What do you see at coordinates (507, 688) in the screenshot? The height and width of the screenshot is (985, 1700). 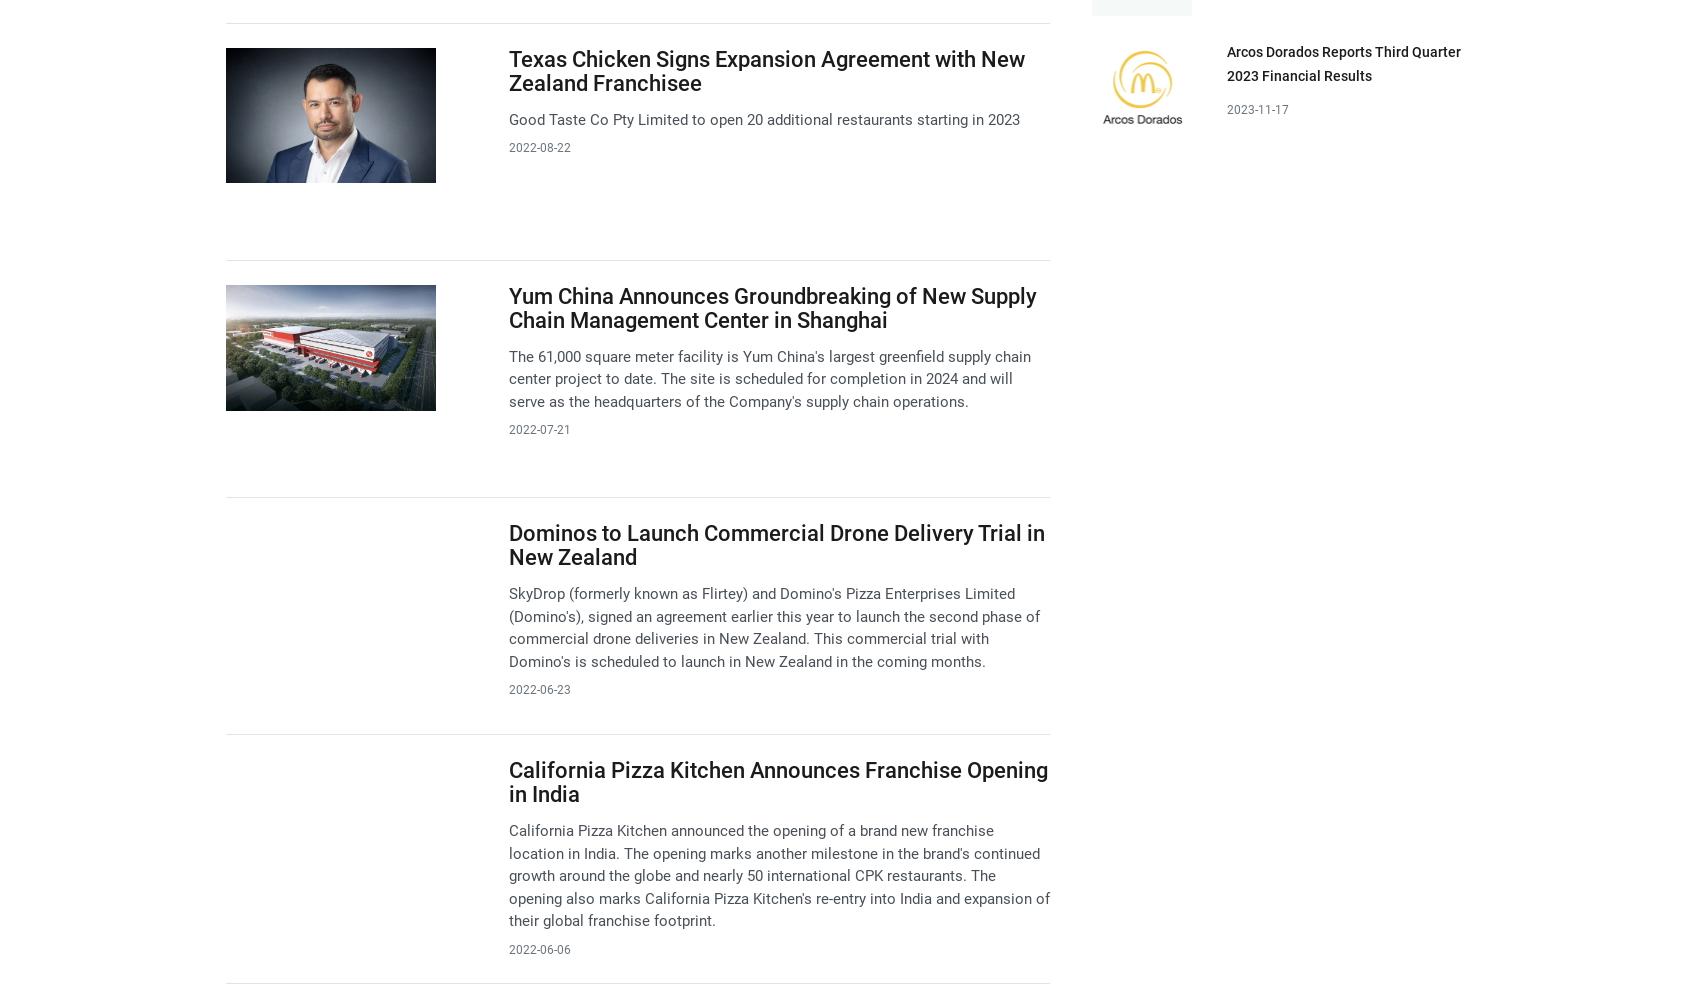 I see `'2022-06-23'` at bounding box center [507, 688].